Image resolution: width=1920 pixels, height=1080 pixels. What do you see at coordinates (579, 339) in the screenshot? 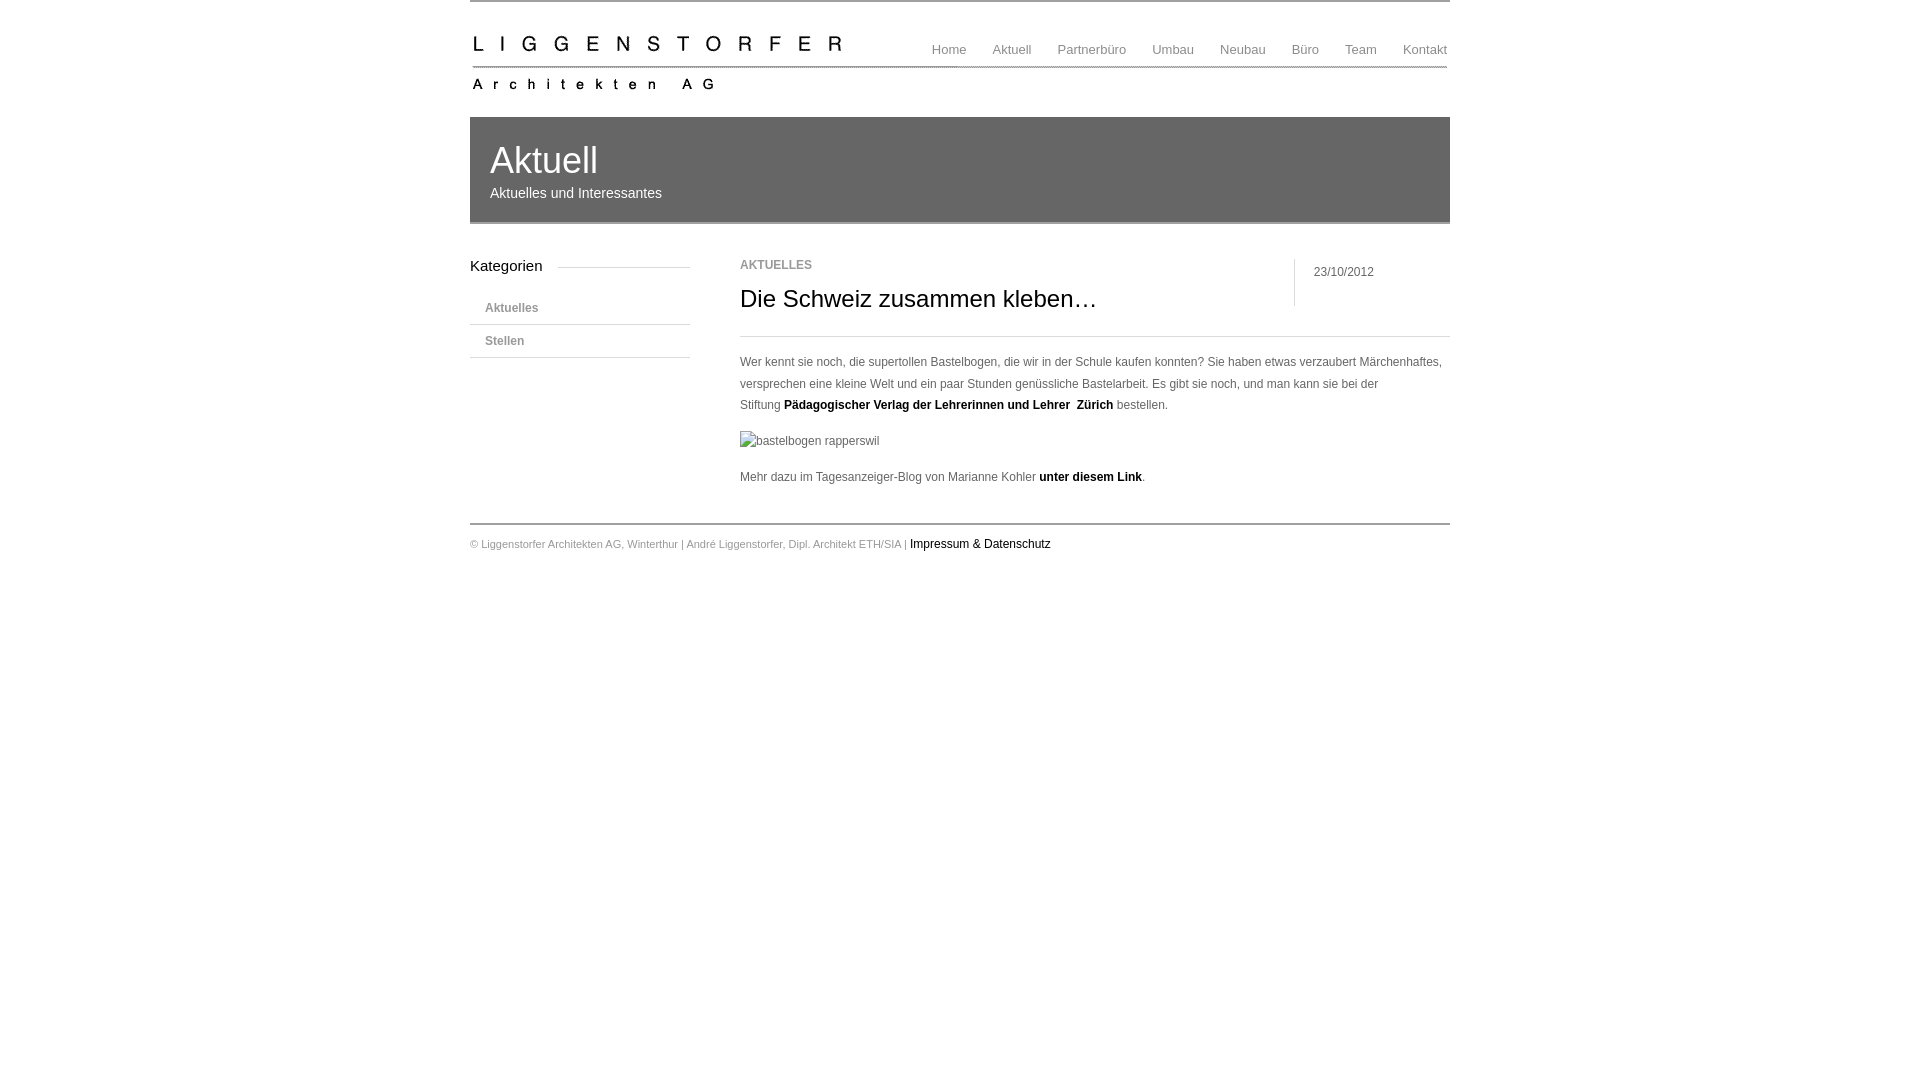
I see `'Stellen'` at bounding box center [579, 339].